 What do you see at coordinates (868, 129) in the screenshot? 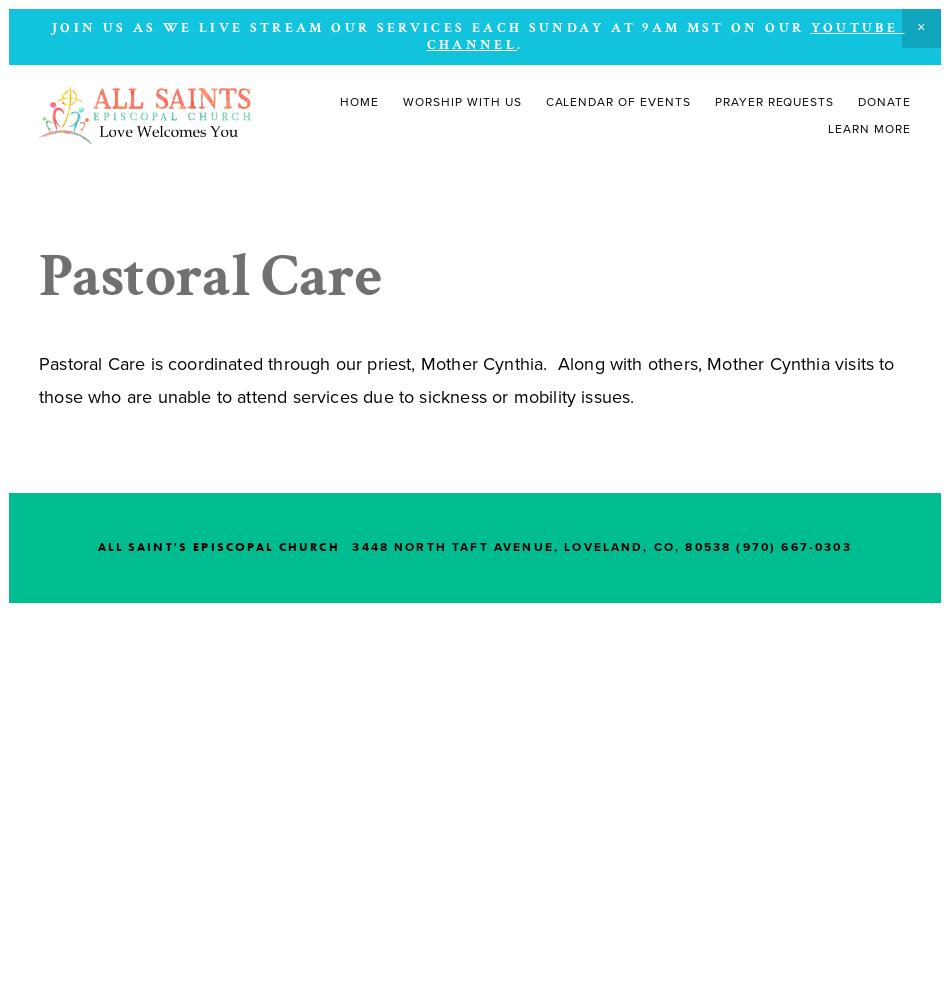
I see `'Learn More'` at bounding box center [868, 129].